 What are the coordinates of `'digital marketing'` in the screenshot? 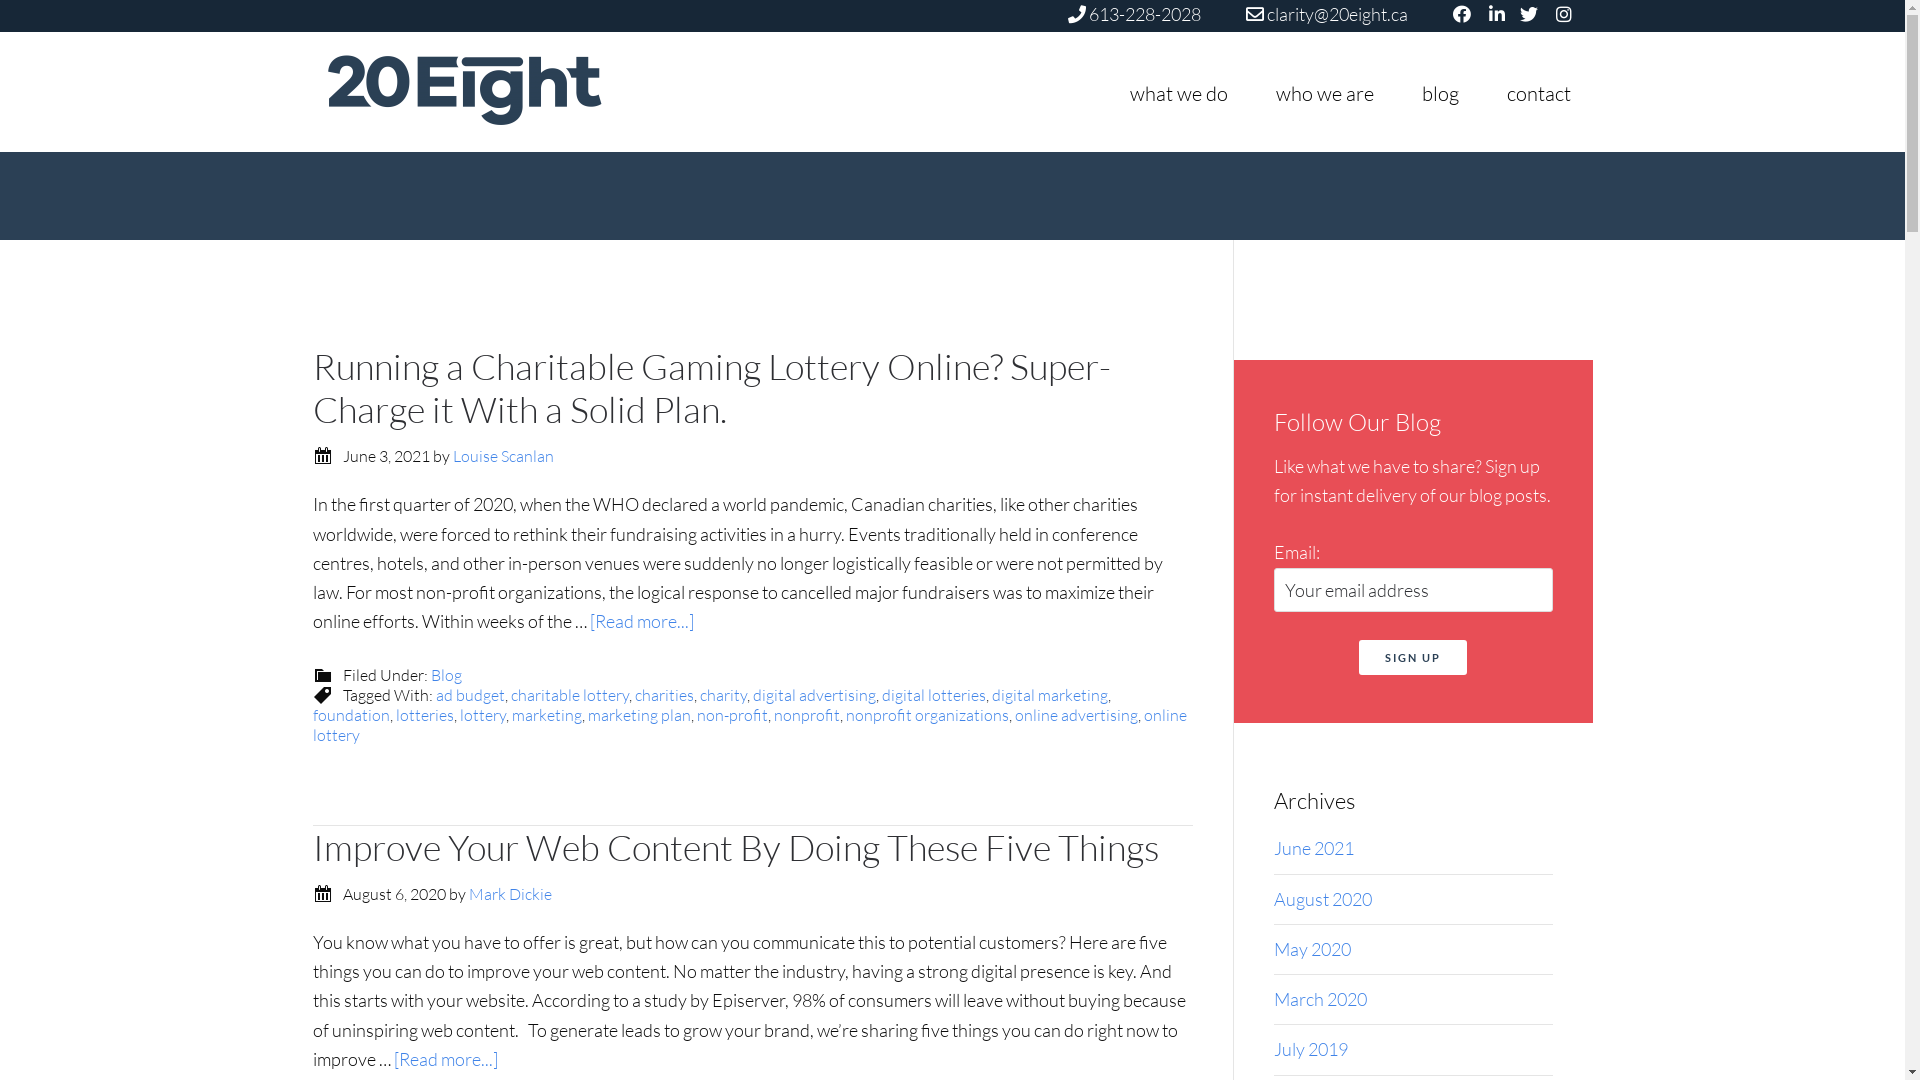 It's located at (1049, 693).